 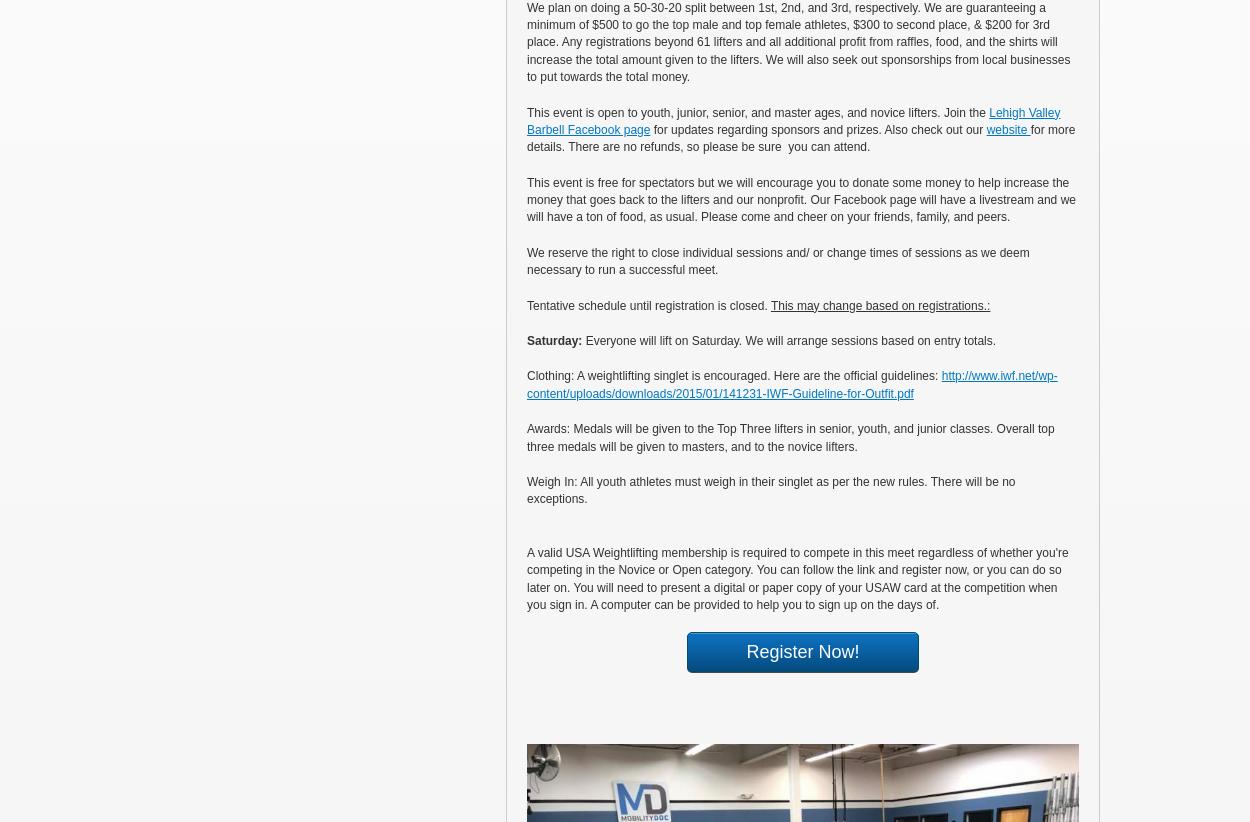 What do you see at coordinates (801, 198) in the screenshot?
I see `'This event is free for spectators but we will encourage you to donate some money to help increase the money that goes back to the lifters and our nonprofit. Our Facebook page will have a livestream and we will have a ton of food, as usual. Please come and cheer on your friends, family, and peers.'` at bounding box center [801, 198].